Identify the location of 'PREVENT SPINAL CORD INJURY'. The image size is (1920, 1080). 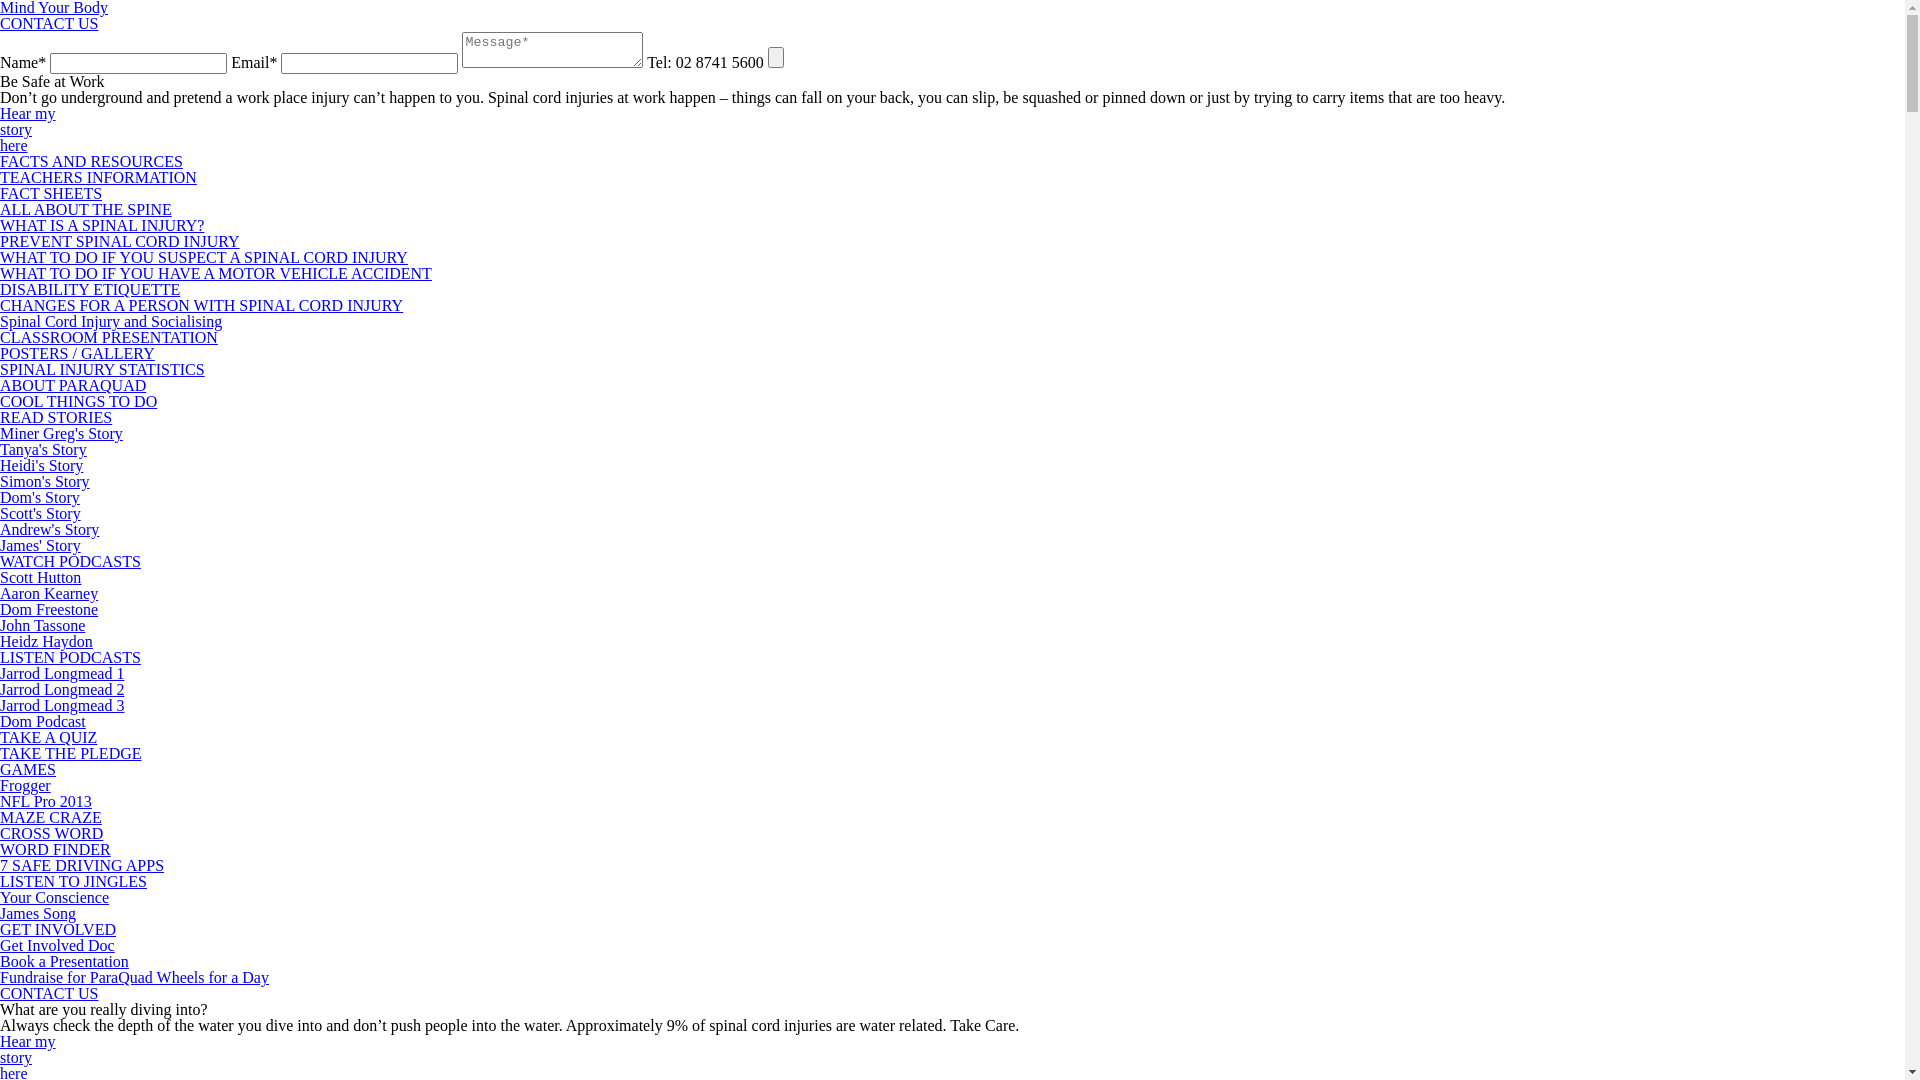
(119, 240).